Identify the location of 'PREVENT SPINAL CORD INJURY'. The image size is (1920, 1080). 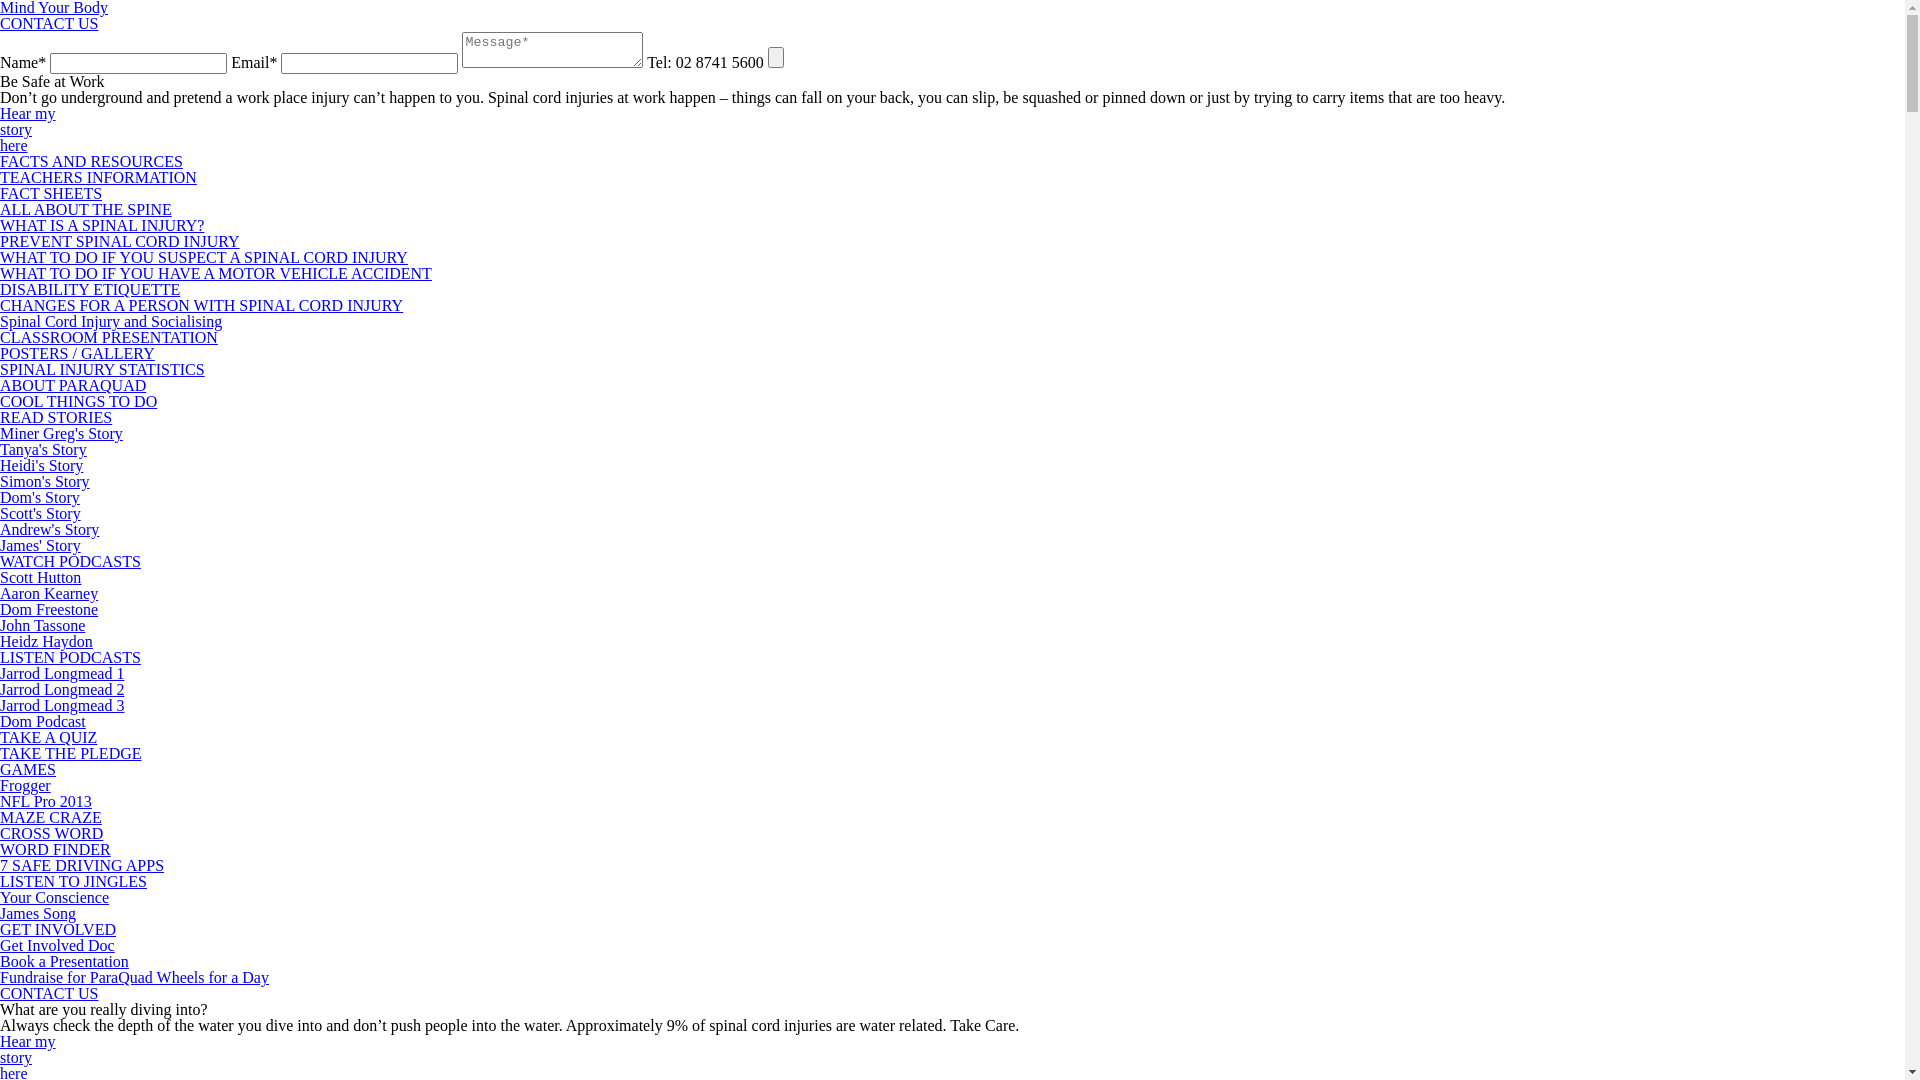
(119, 240).